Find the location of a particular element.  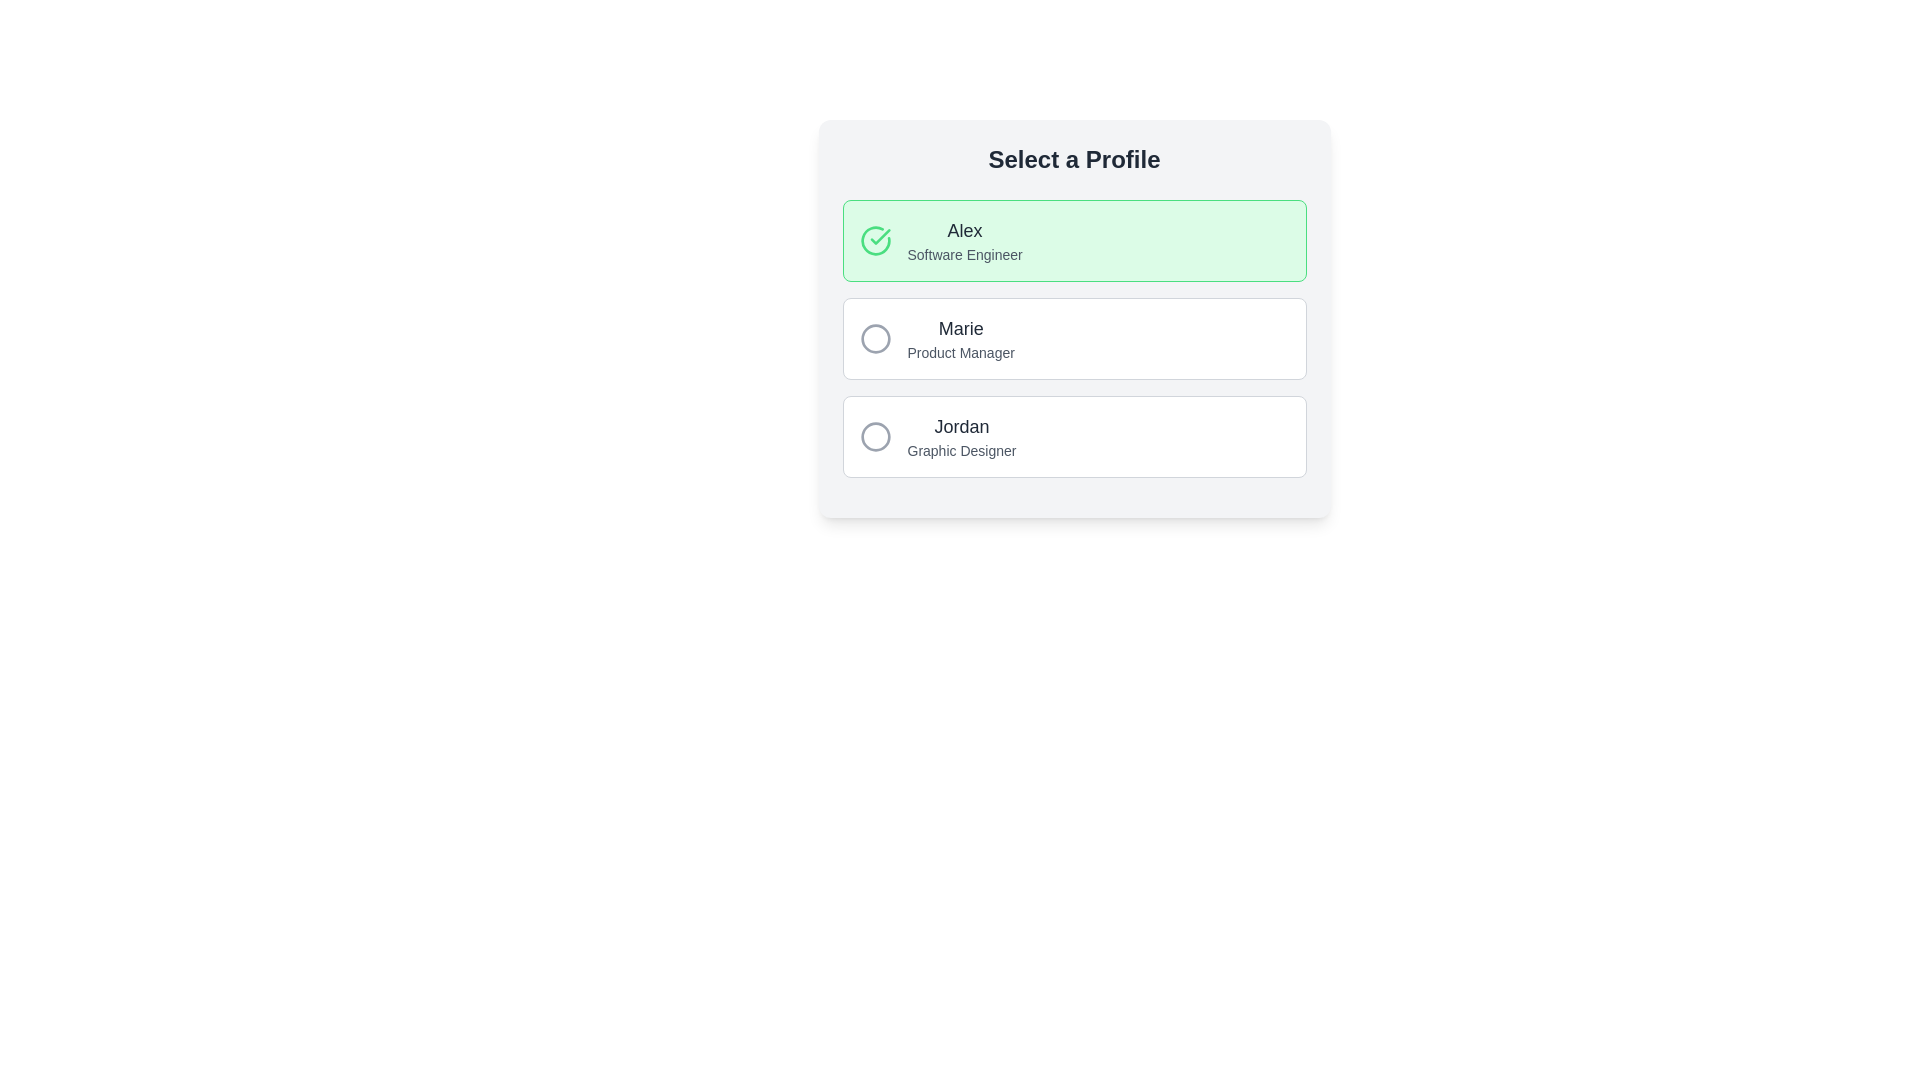

the Text Display element that shows the name and occupation of an individual, located at the bottom of a vertical list within a card component, specifically the third entry after 'Alex Software Engineer' and 'Marie Product Manager' is located at coordinates (961, 435).